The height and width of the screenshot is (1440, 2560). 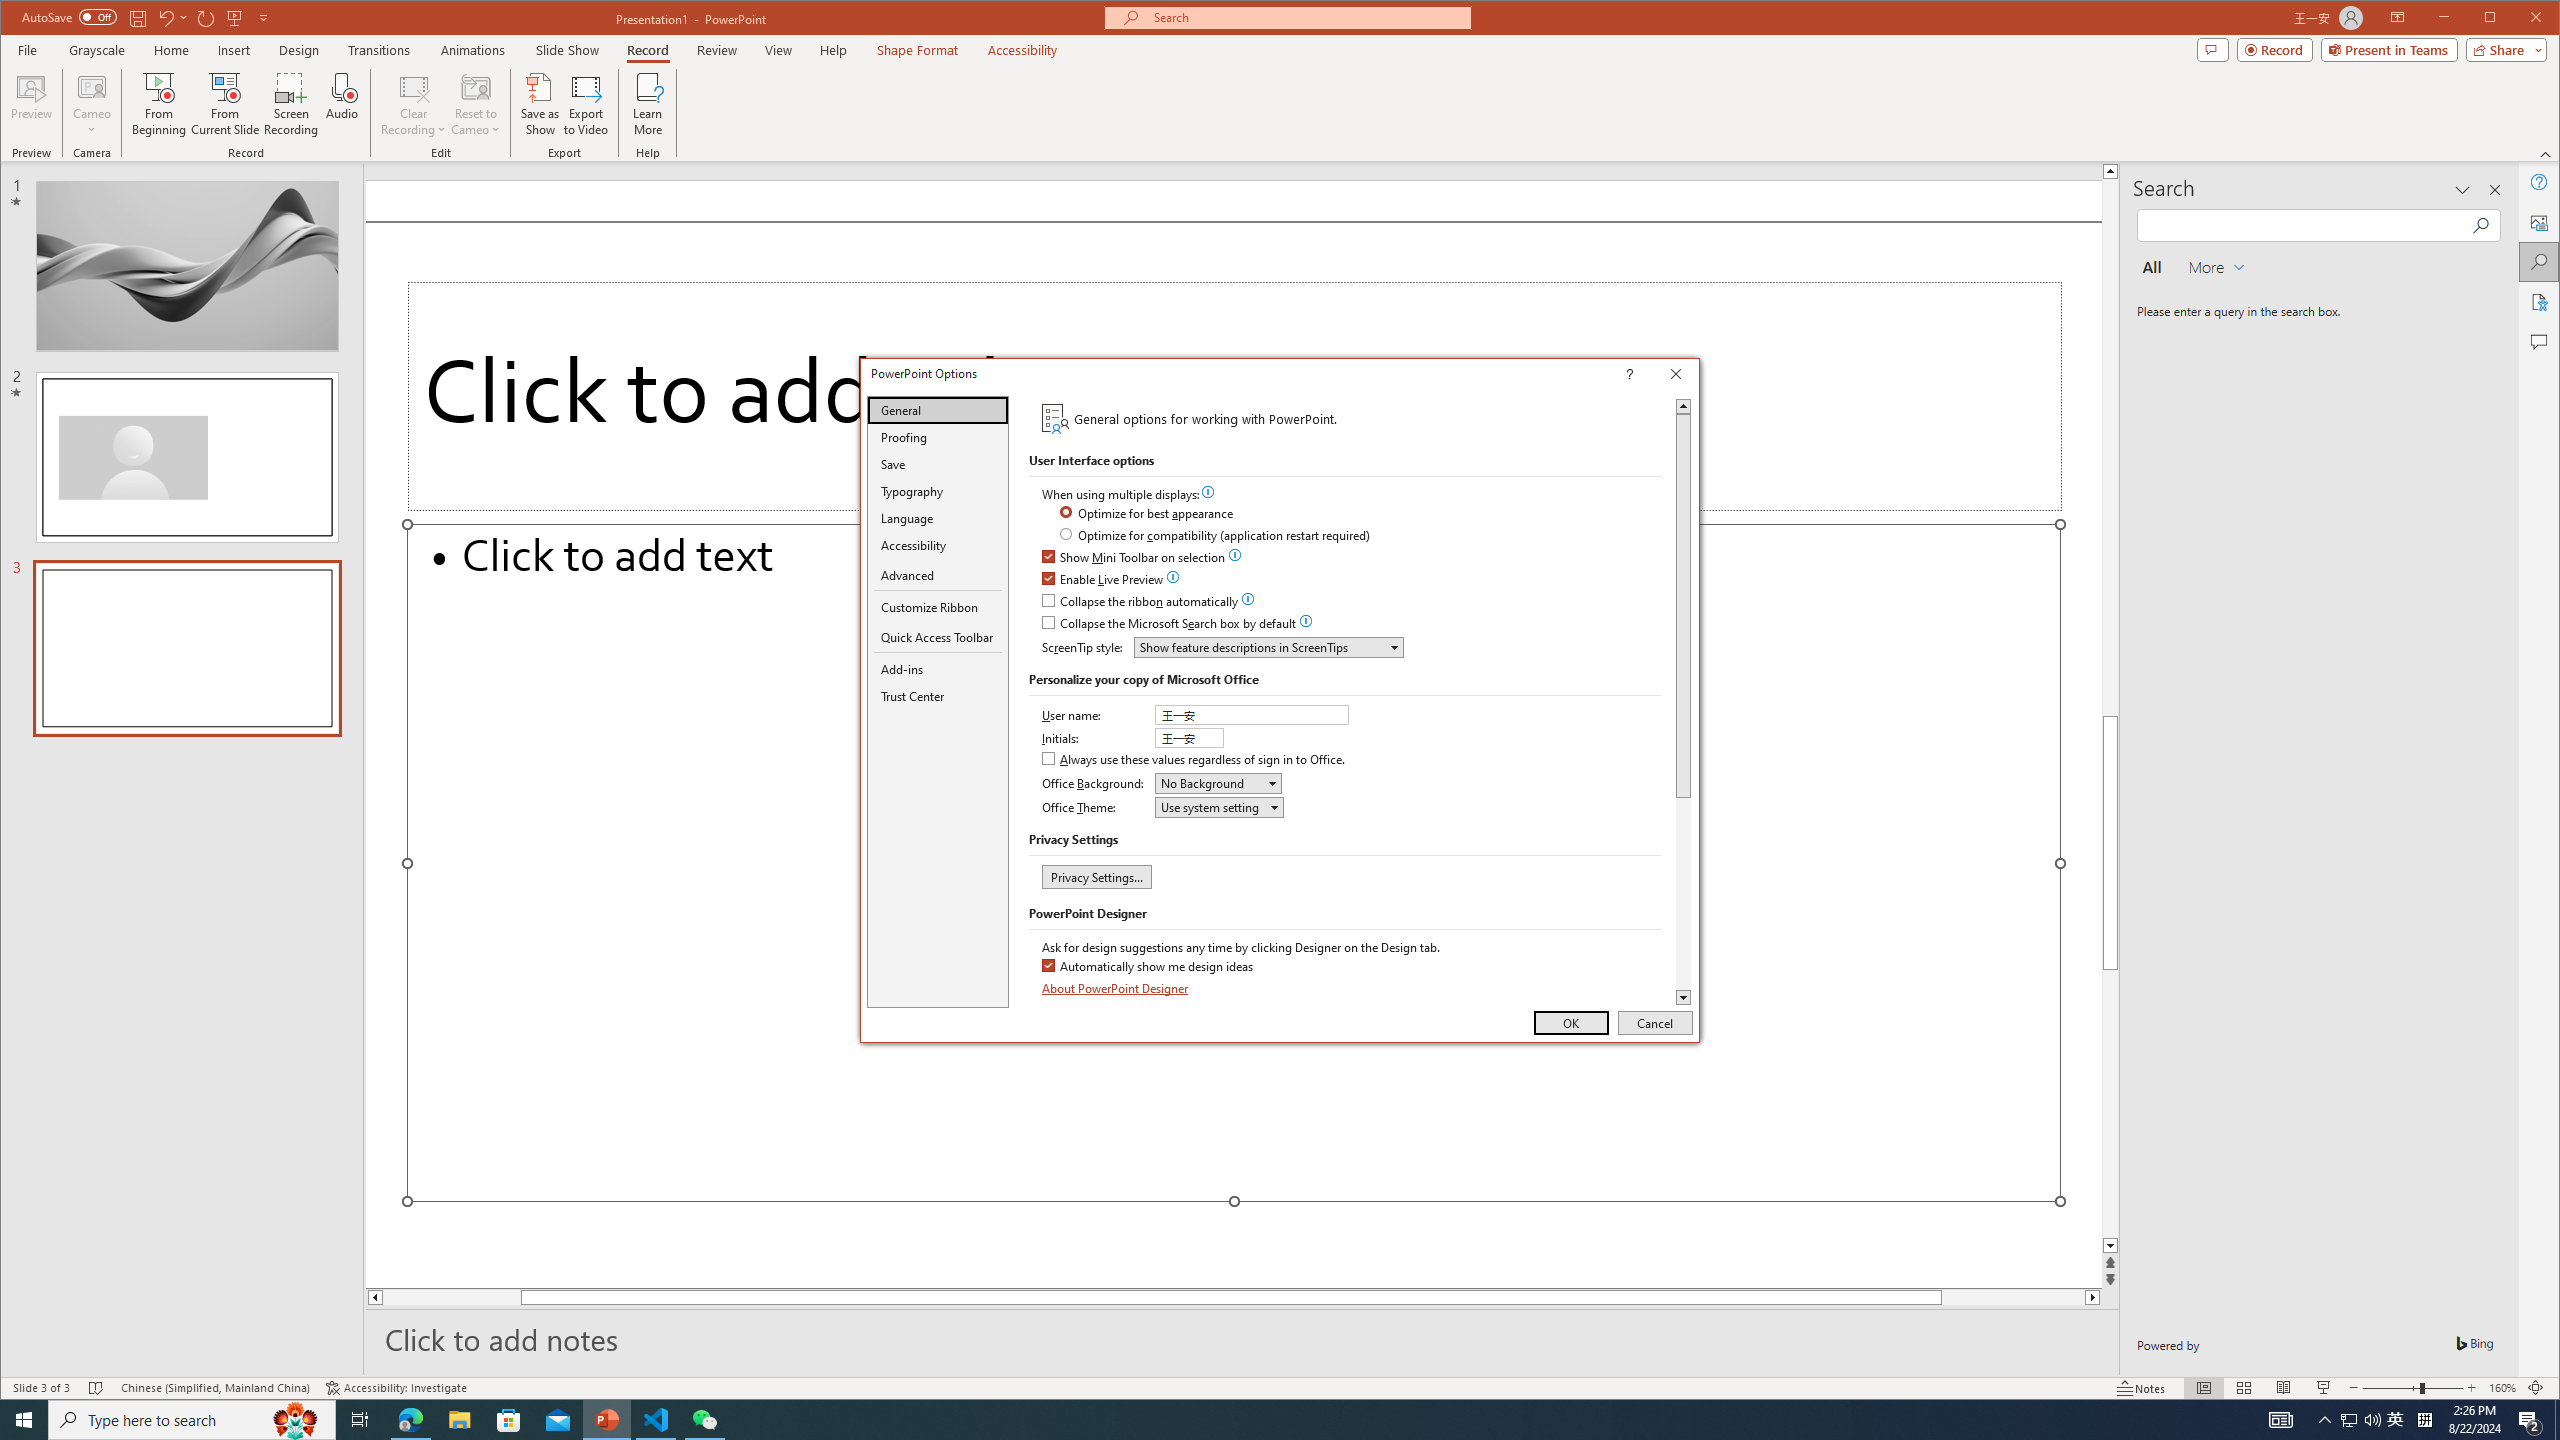 I want to click on 'Office Theme', so click(x=1218, y=807).